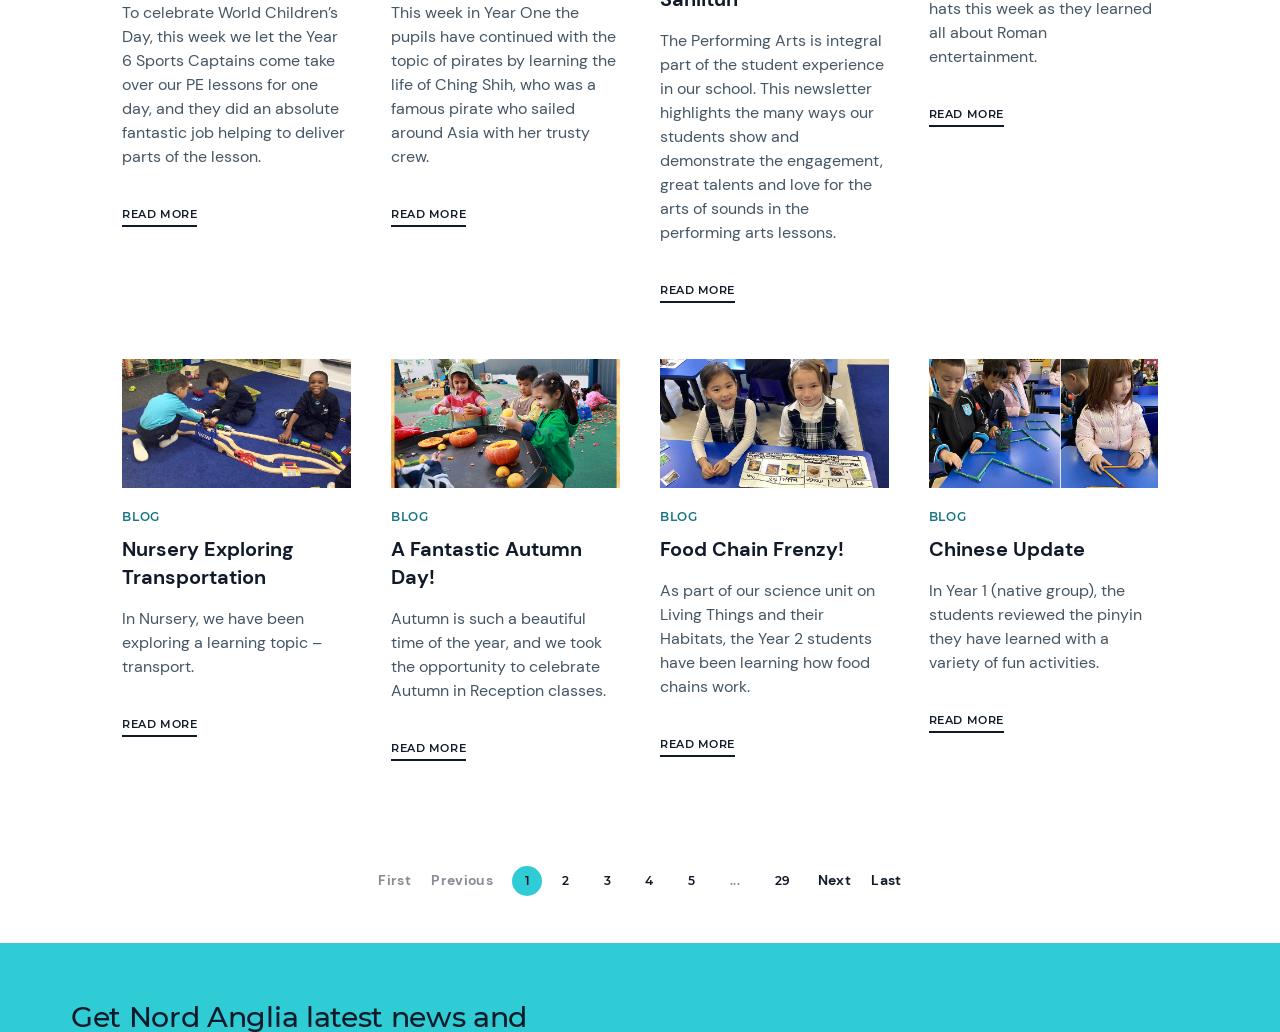  Describe the element at coordinates (769, 135) in the screenshot. I see `'The Performing Arts is integral part of the student experience in our school. This newsletter highlights the many ways our students show and demonstrate the engagement, great talents and love for the arts of sounds in the performing arts lessons.'` at that location.